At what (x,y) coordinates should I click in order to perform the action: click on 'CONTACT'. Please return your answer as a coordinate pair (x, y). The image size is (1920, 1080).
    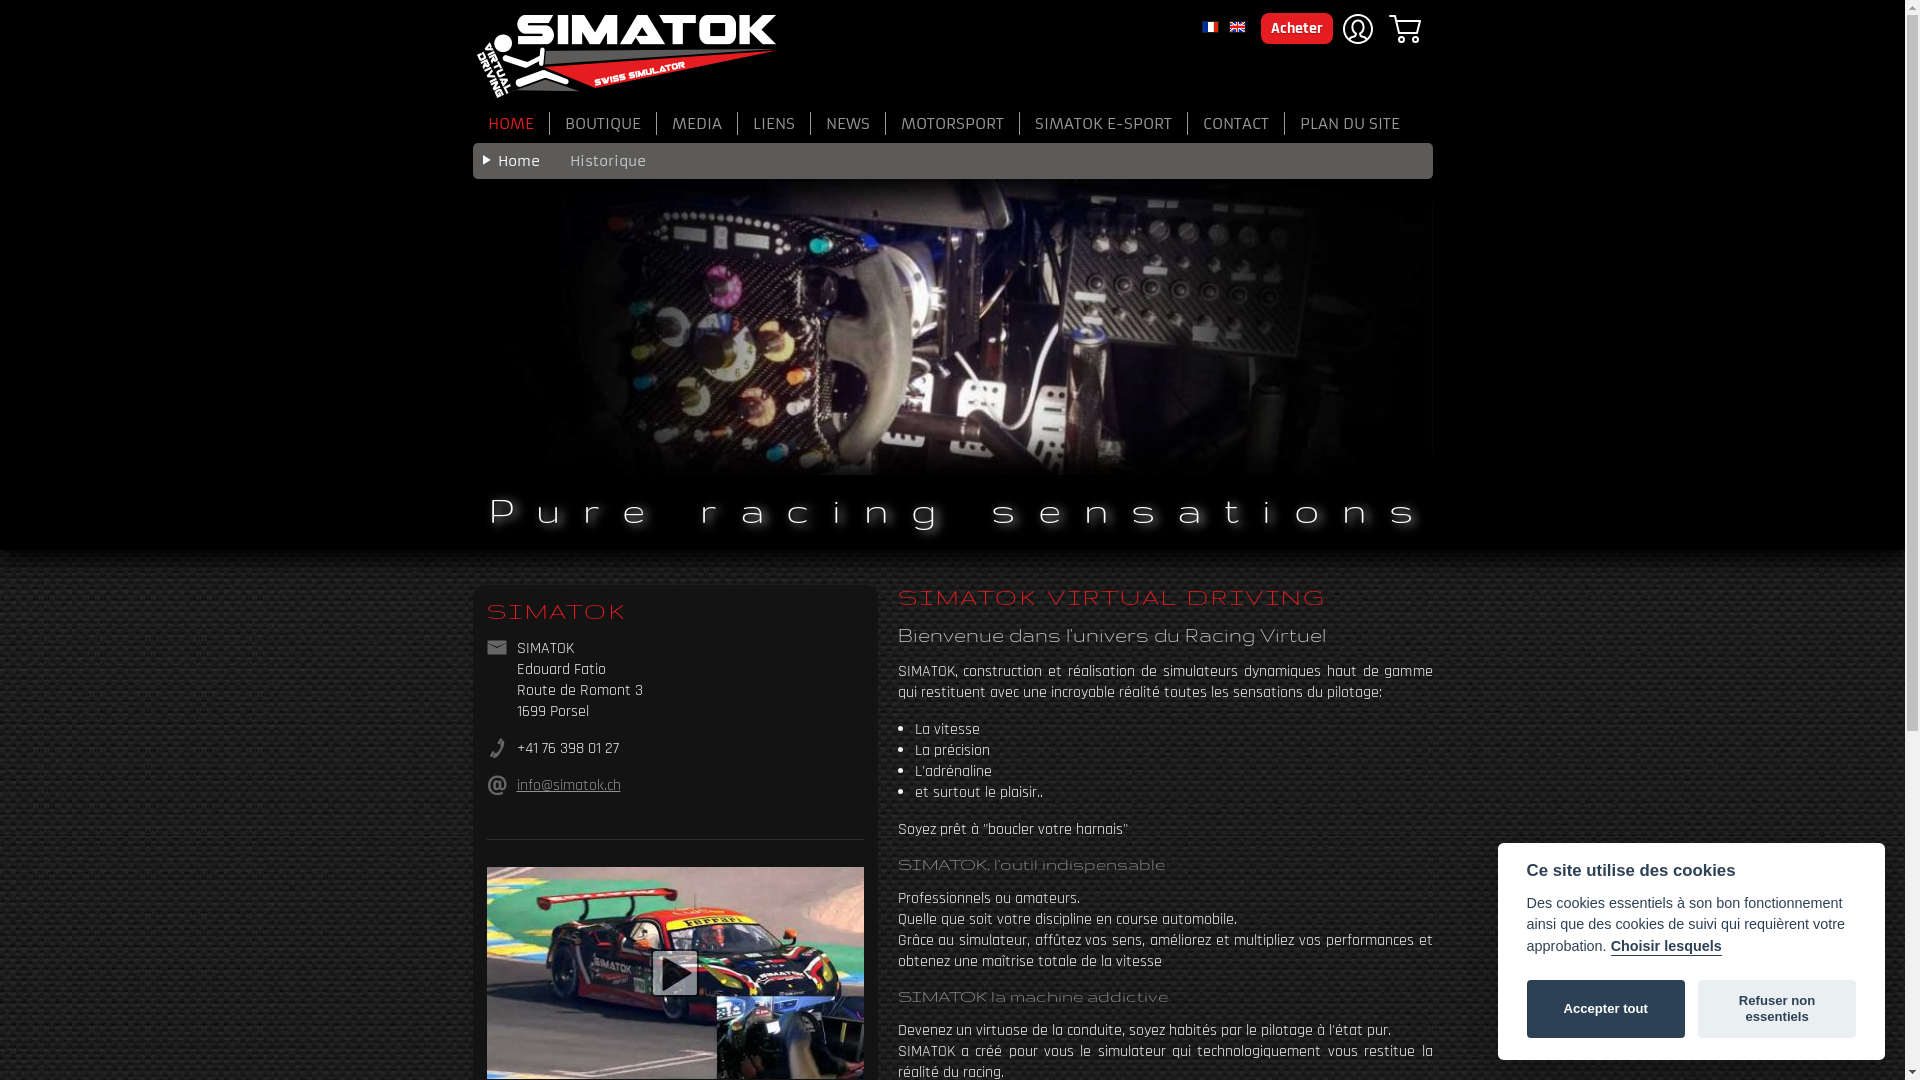
    Looking at the image, I should click on (1188, 123).